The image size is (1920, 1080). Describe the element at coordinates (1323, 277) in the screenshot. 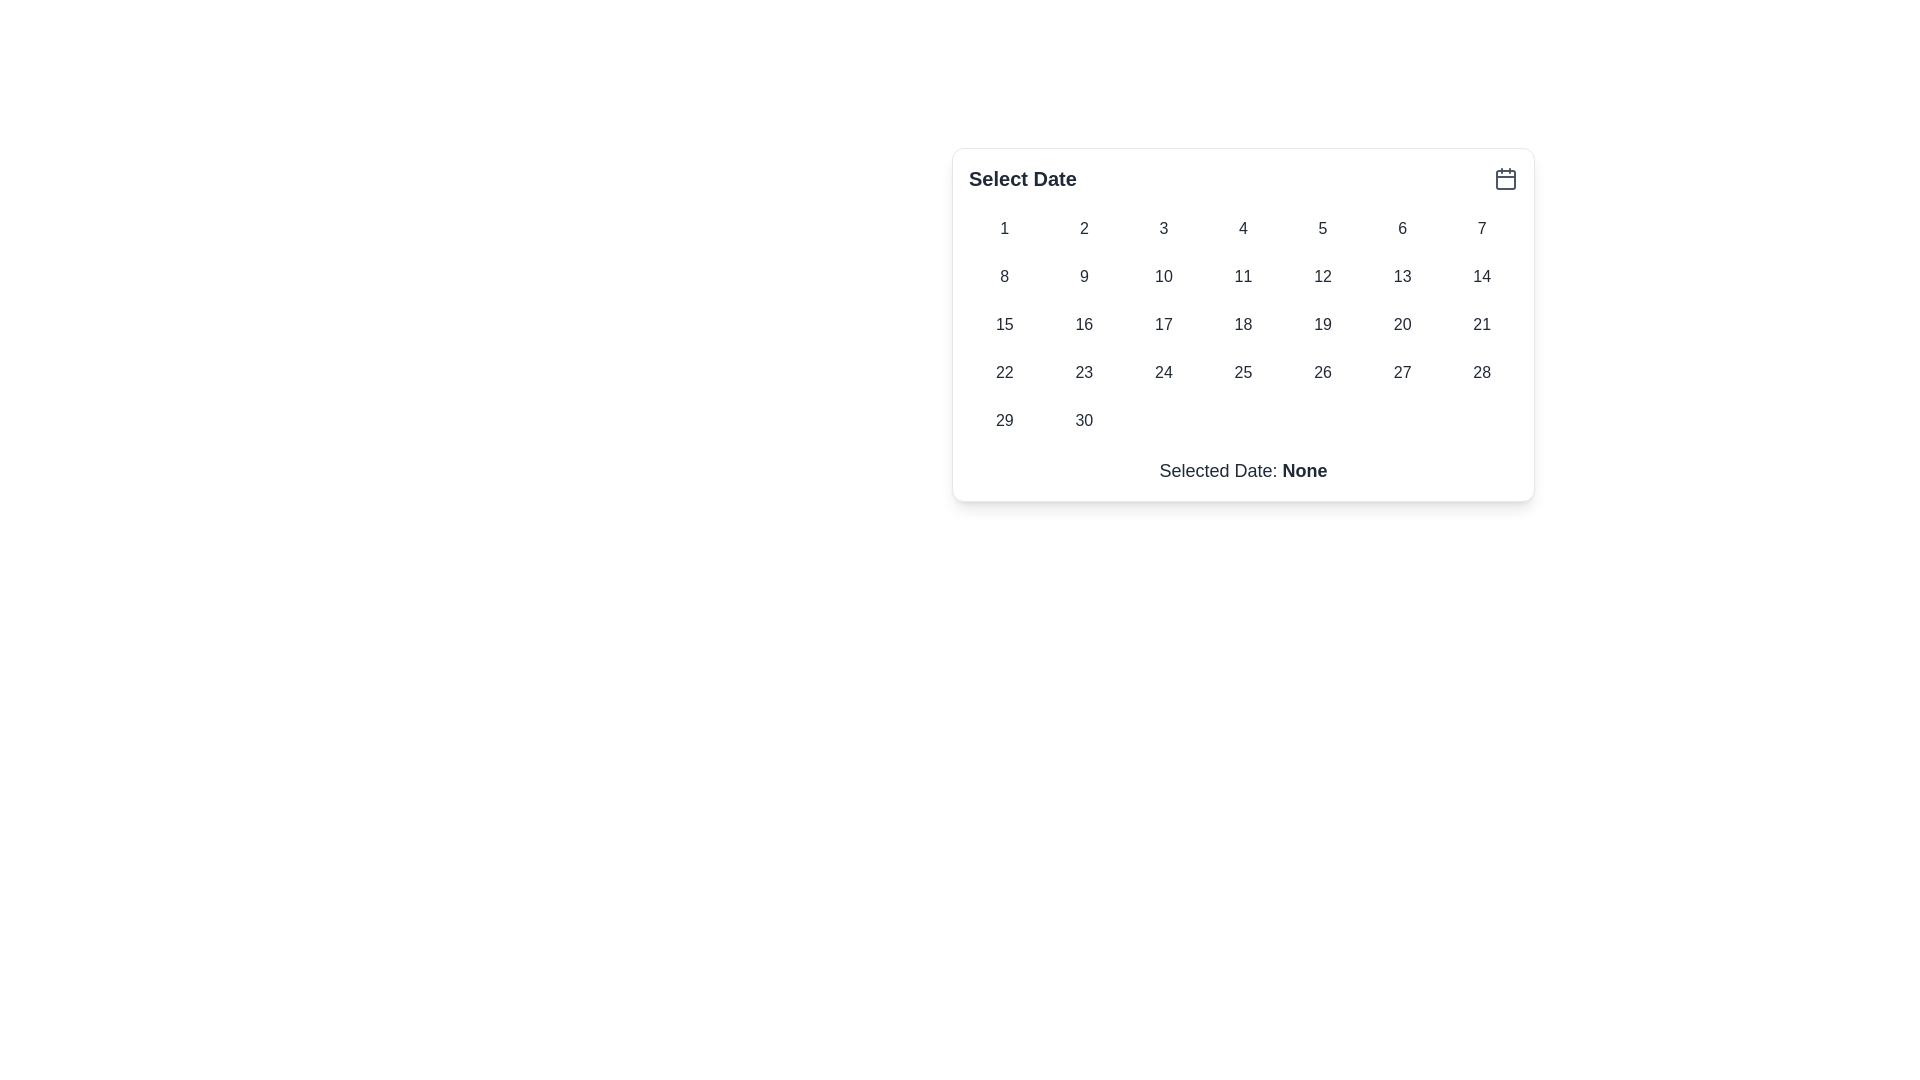

I see `the button representing the 12th day of the month in the calendar date selection interface located in the second row and fifth column` at that location.